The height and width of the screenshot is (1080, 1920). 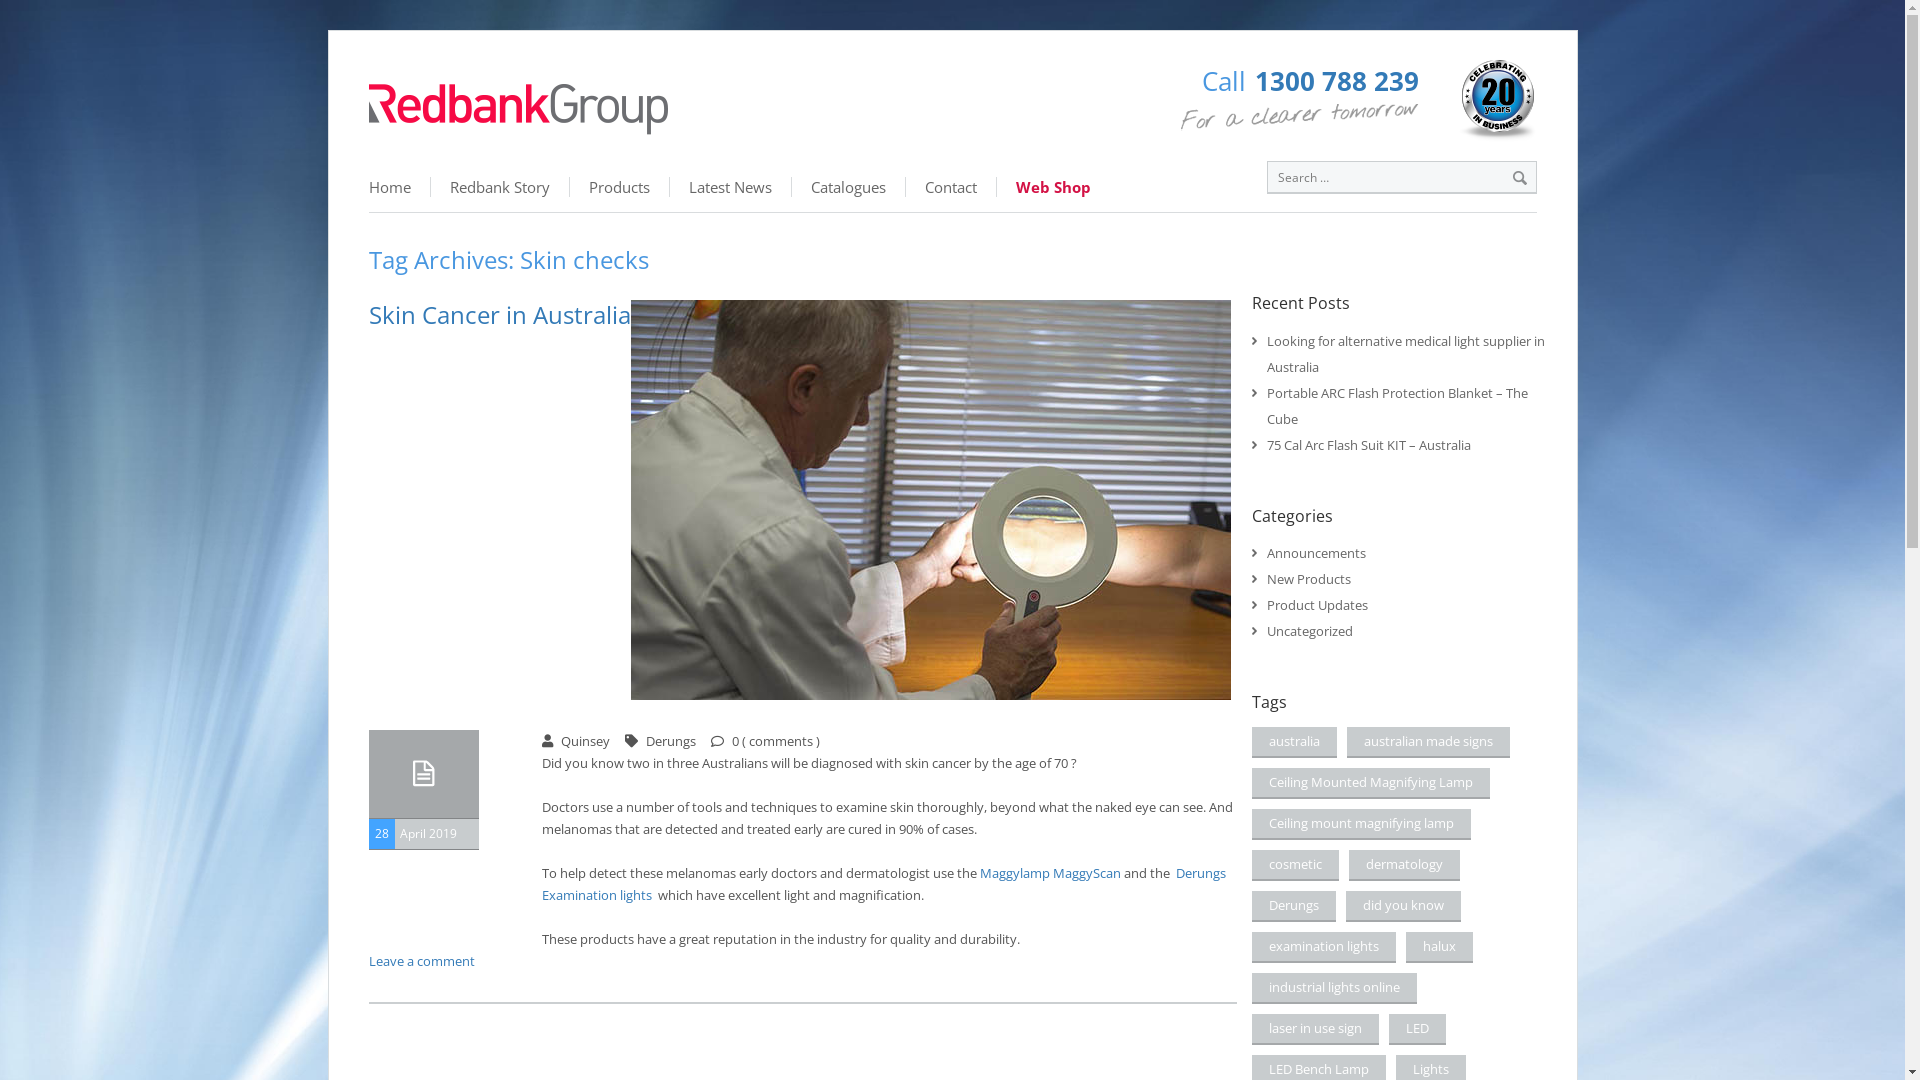 I want to click on 'Ceiling mount magnifying lamp', so click(x=1360, y=824).